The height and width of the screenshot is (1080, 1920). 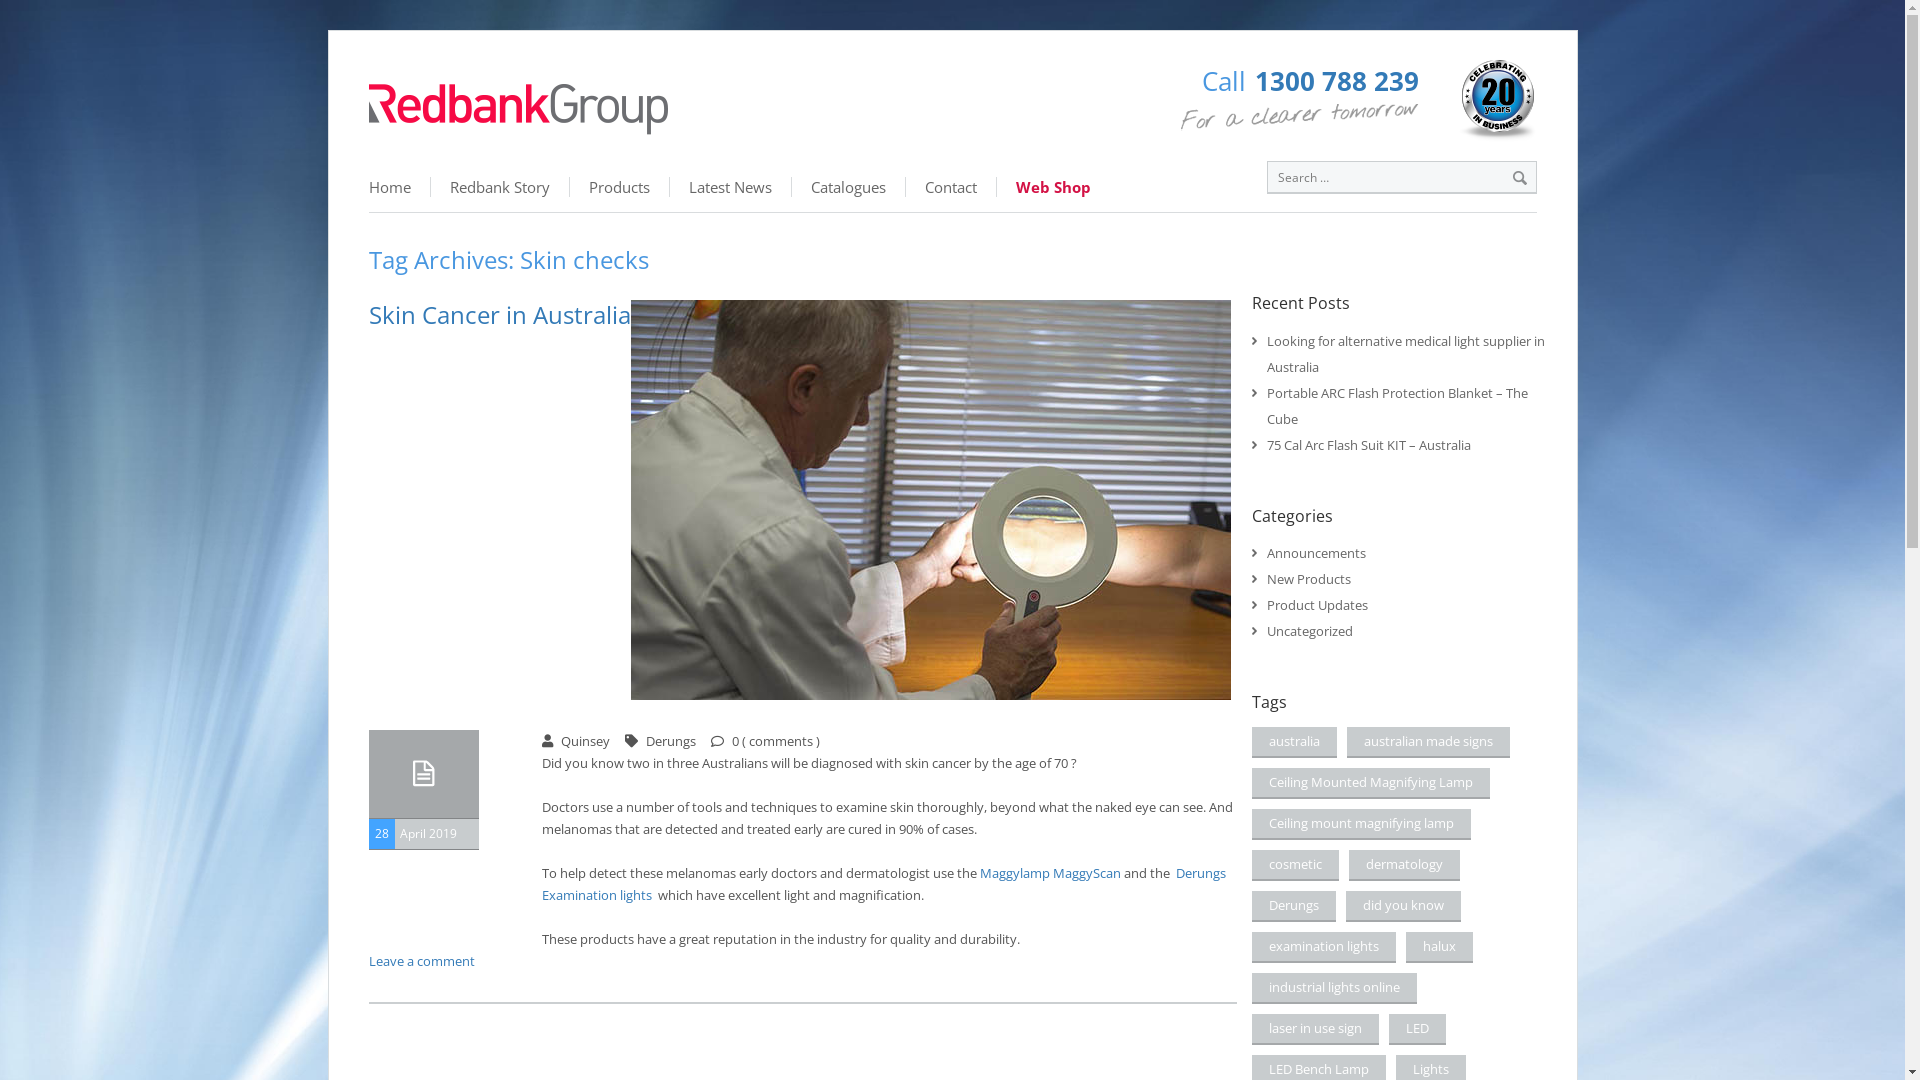 I want to click on 'Ceiling mount magnifying lamp', so click(x=1360, y=824).